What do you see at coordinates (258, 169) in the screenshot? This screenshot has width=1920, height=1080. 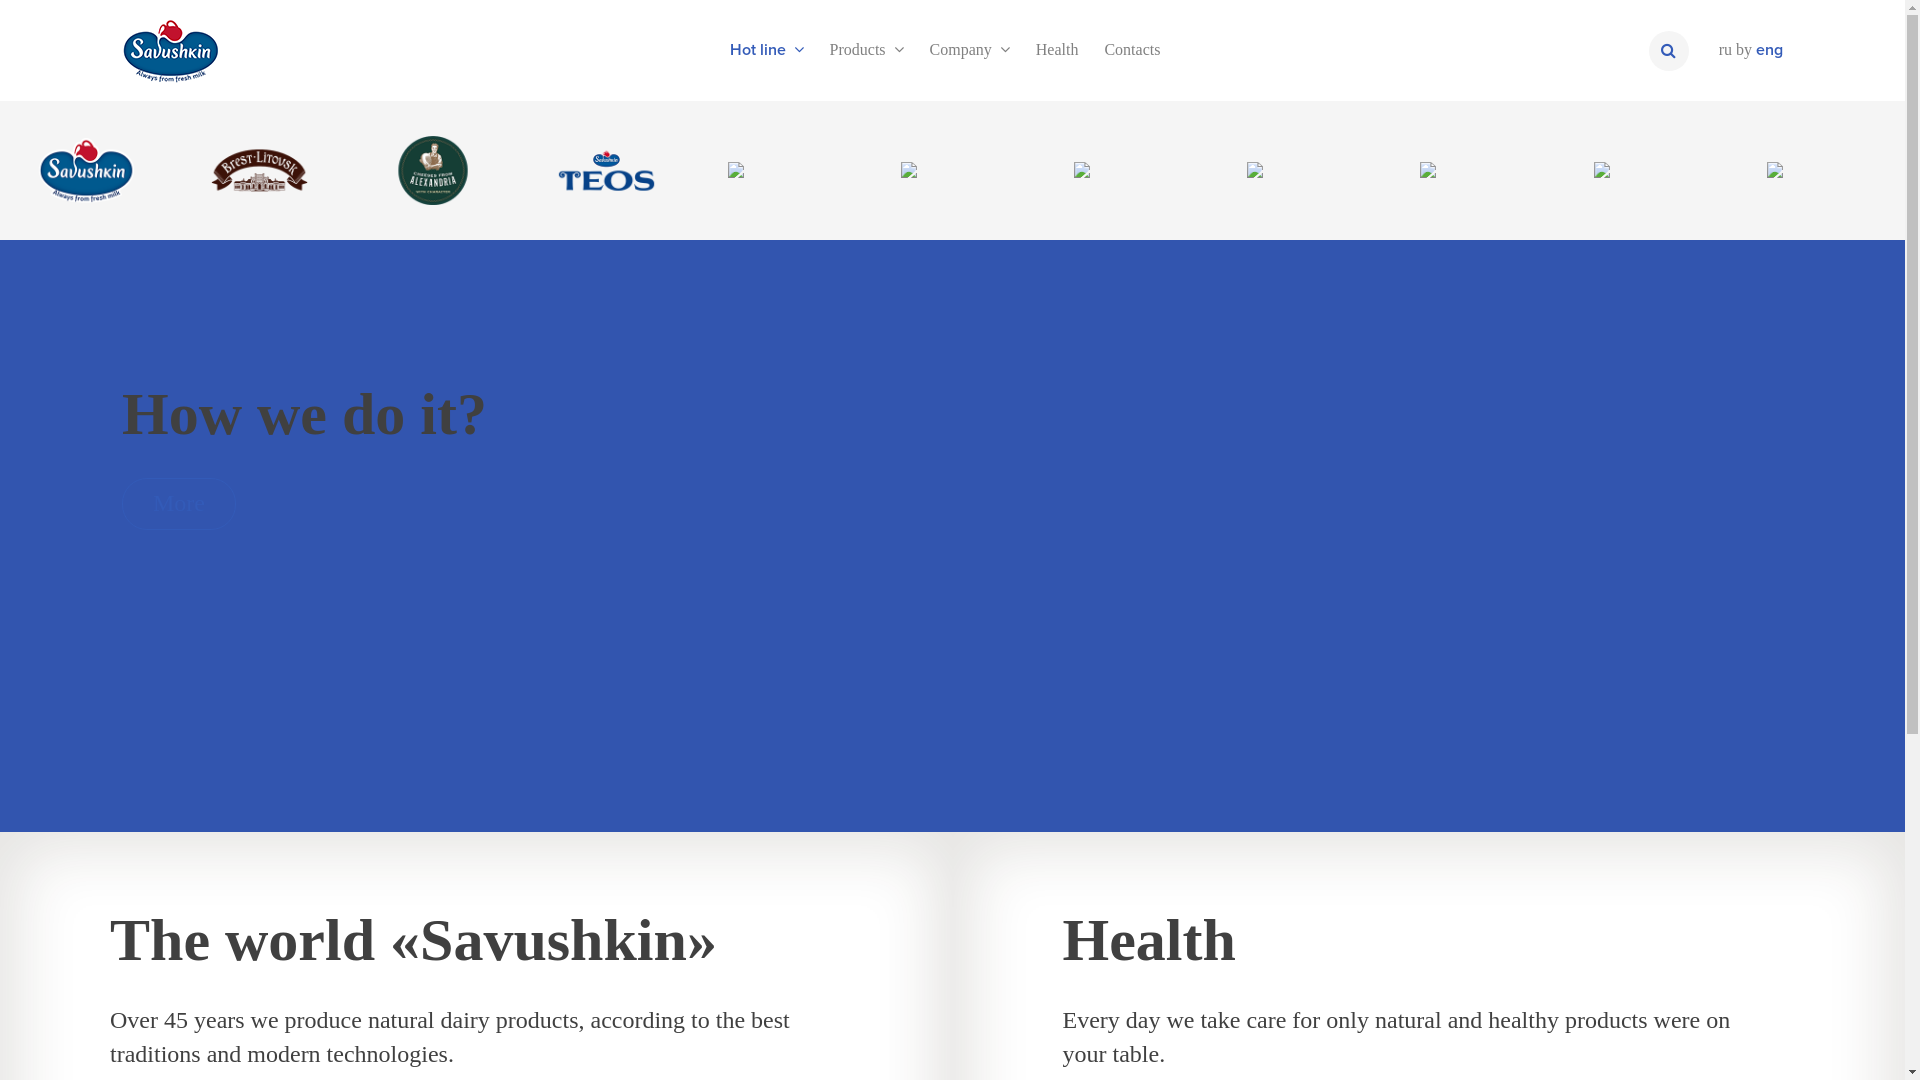 I see `'Brest-Litovsk'` at bounding box center [258, 169].